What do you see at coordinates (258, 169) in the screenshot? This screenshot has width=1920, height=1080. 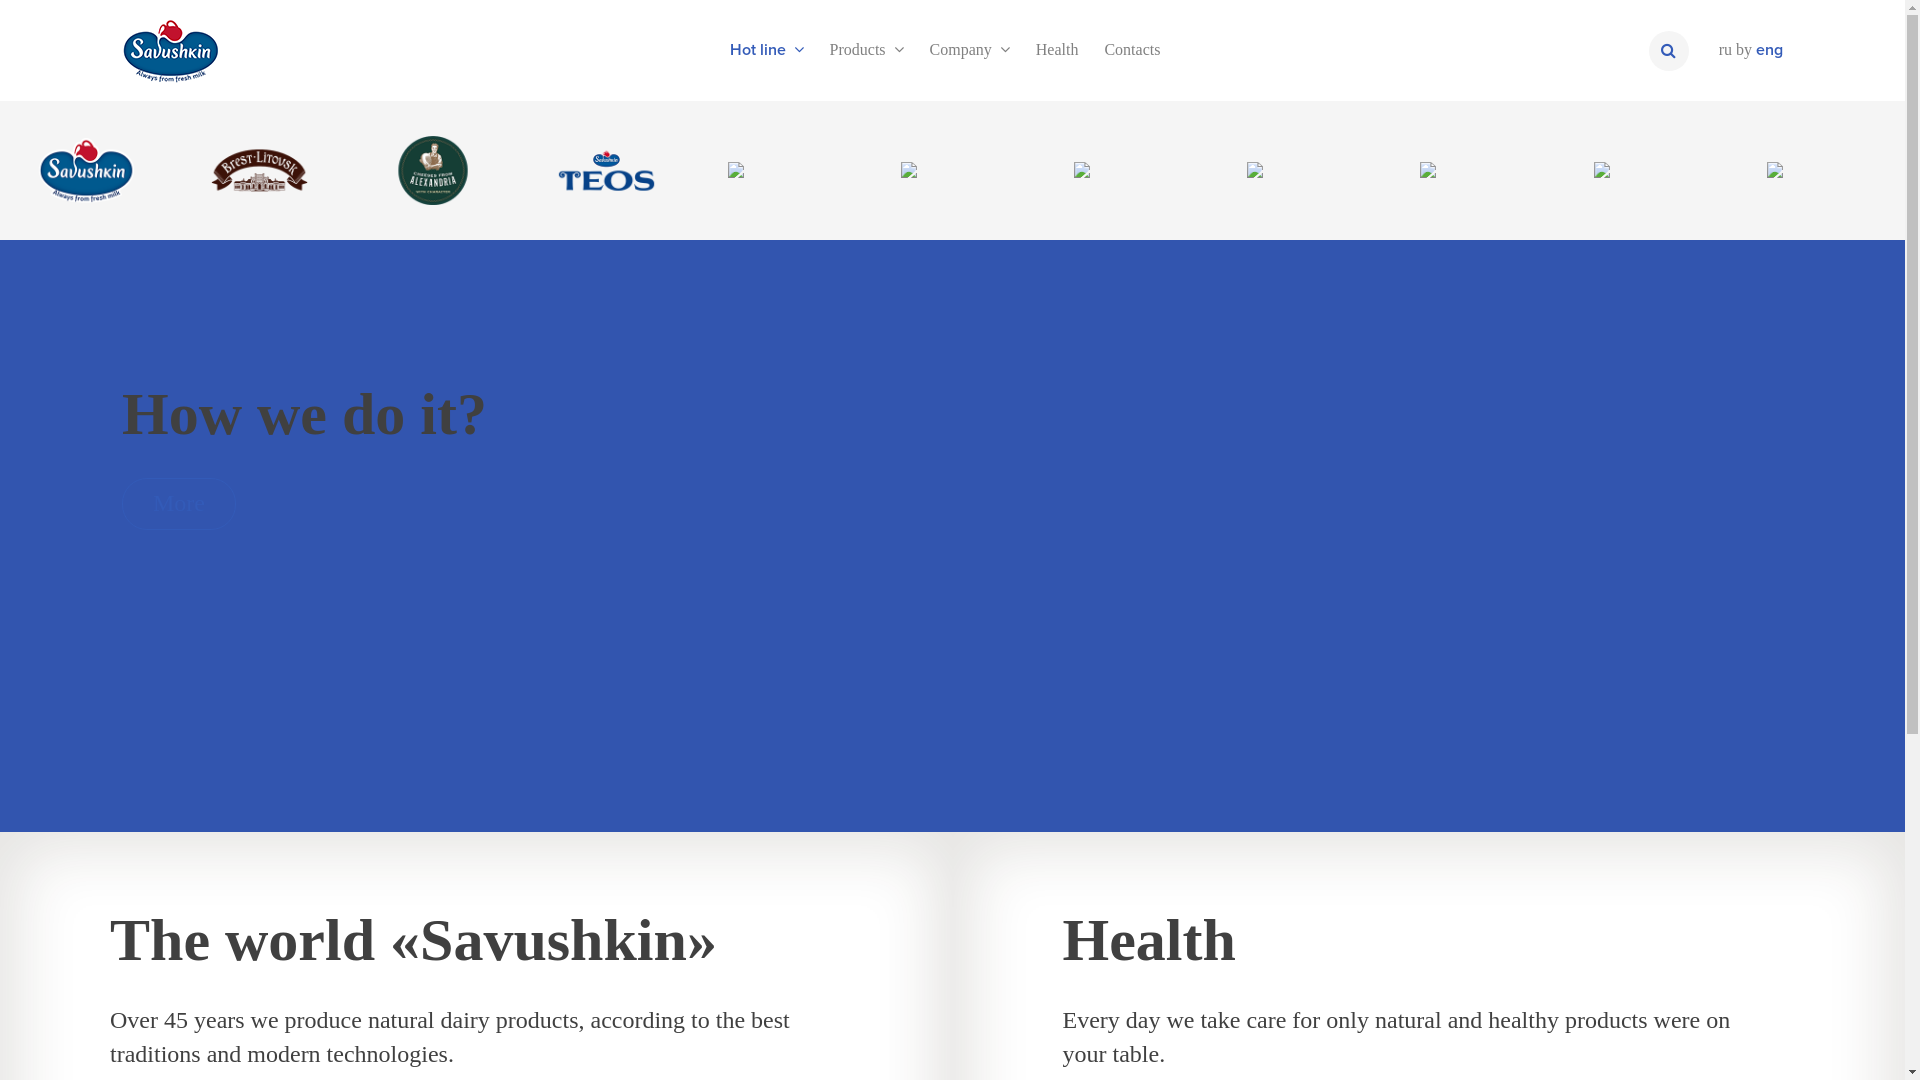 I see `'Brest-Litovsk'` at bounding box center [258, 169].